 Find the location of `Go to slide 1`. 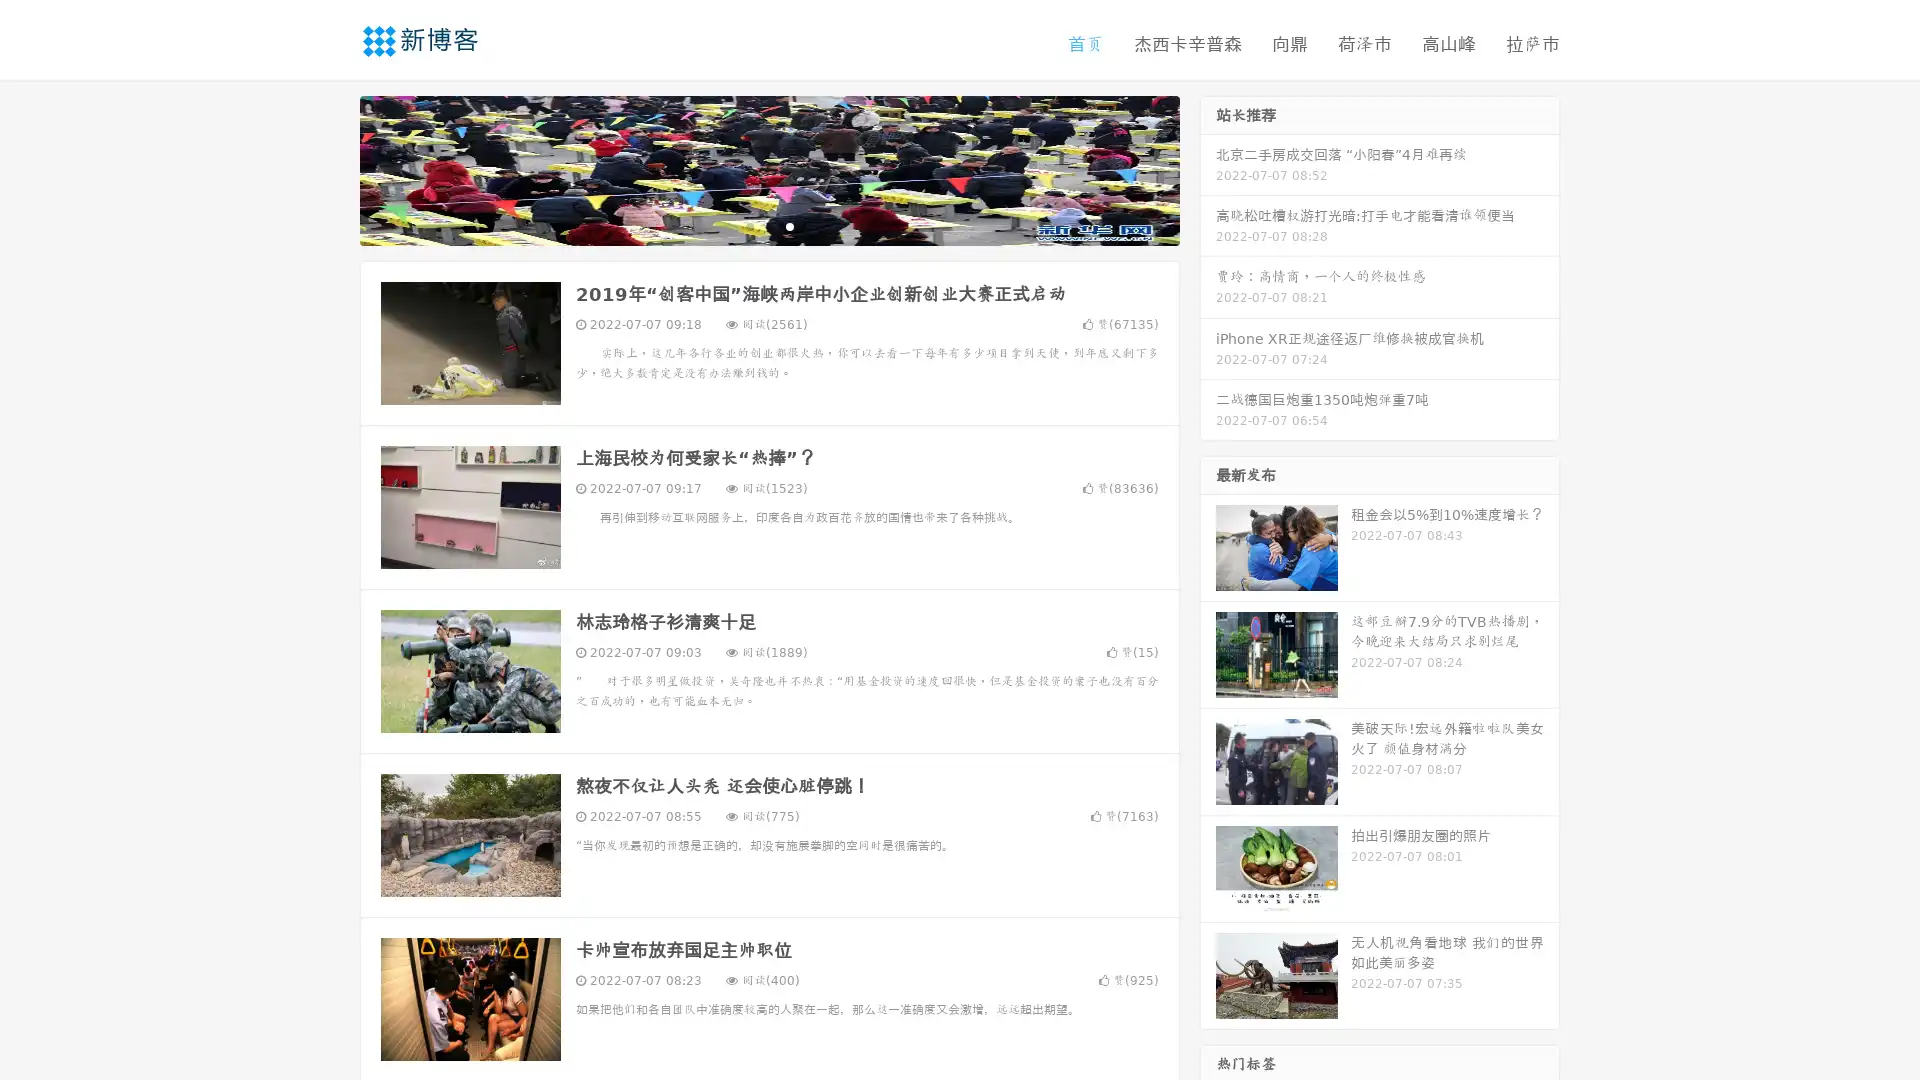

Go to slide 1 is located at coordinates (748, 225).